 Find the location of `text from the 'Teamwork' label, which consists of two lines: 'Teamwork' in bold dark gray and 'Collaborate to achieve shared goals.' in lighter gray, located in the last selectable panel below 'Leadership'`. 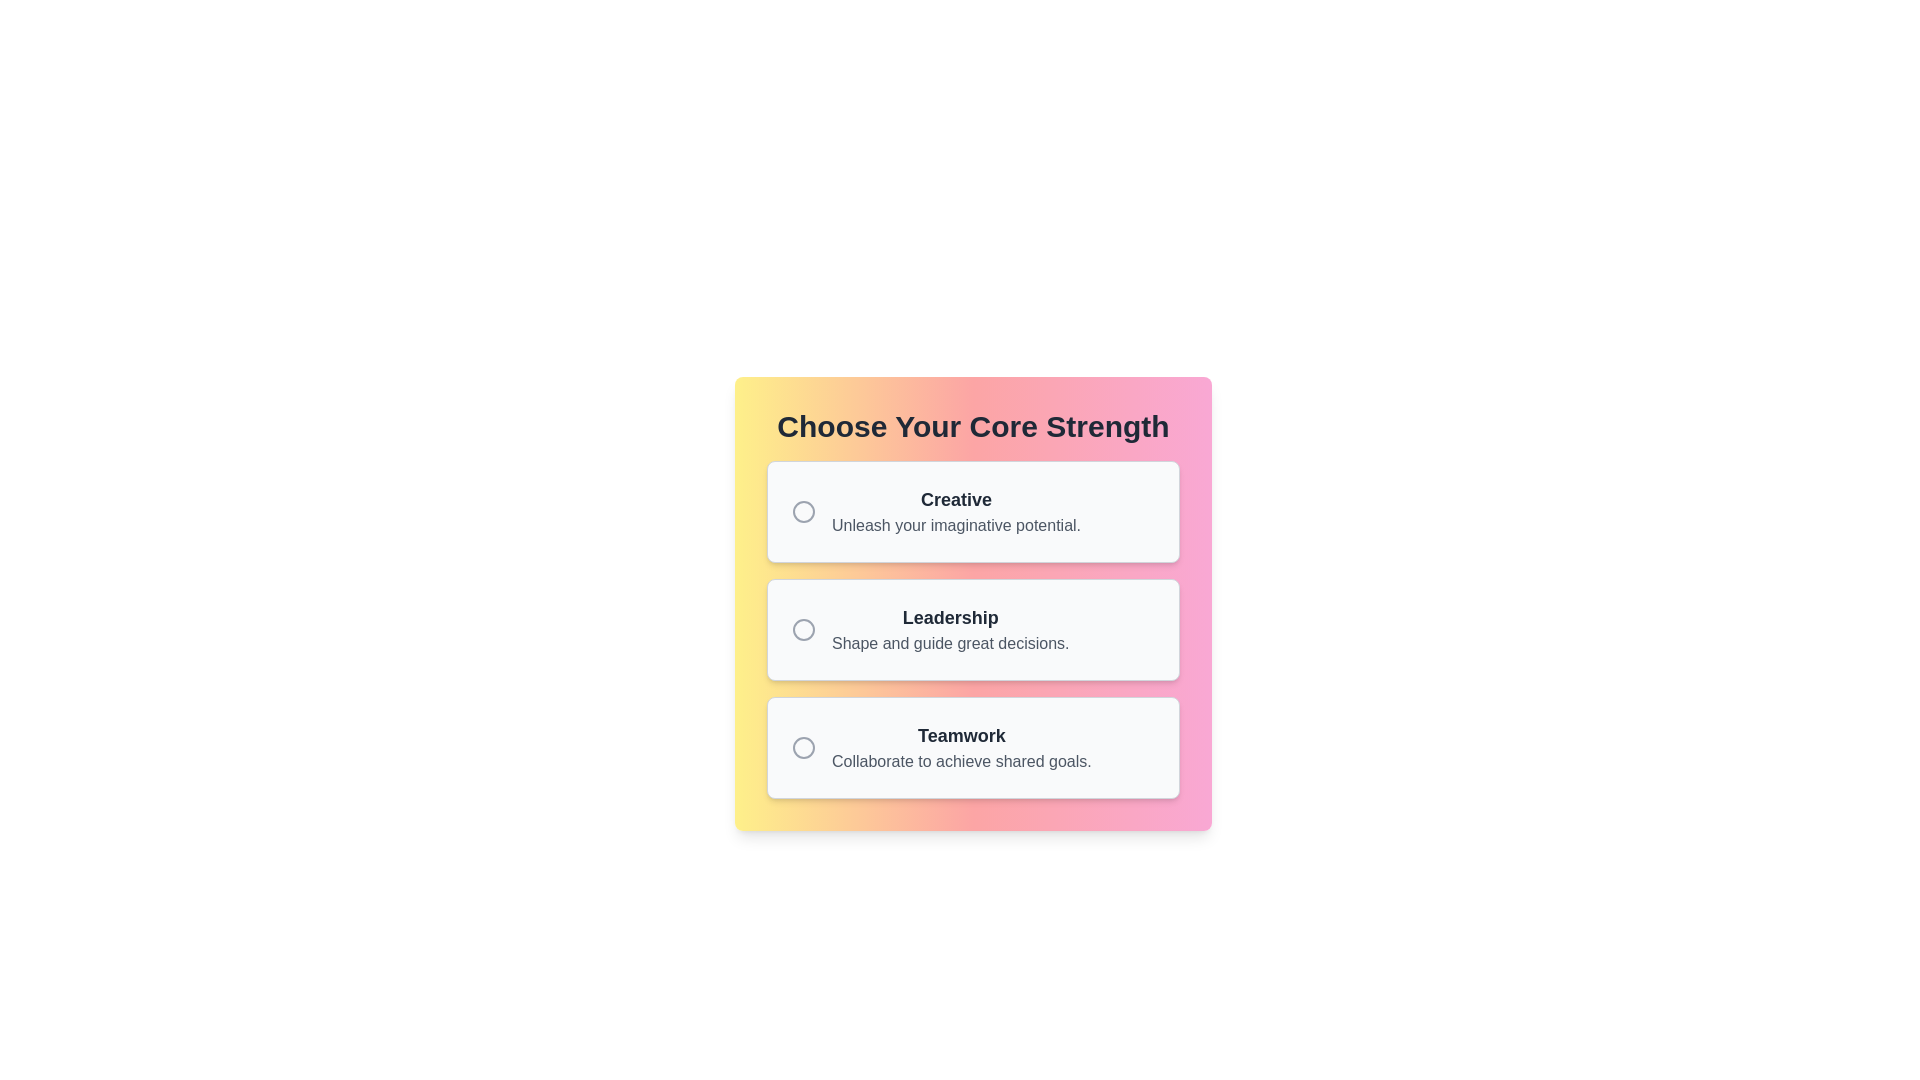

text from the 'Teamwork' label, which consists of two lines: 'Teamwork' in bold dark gray and 'Collaborate to achieve shared goals.' in lighter gray, located in the last selectable panel below 'Leadership' is located at coordinates (961, 748).